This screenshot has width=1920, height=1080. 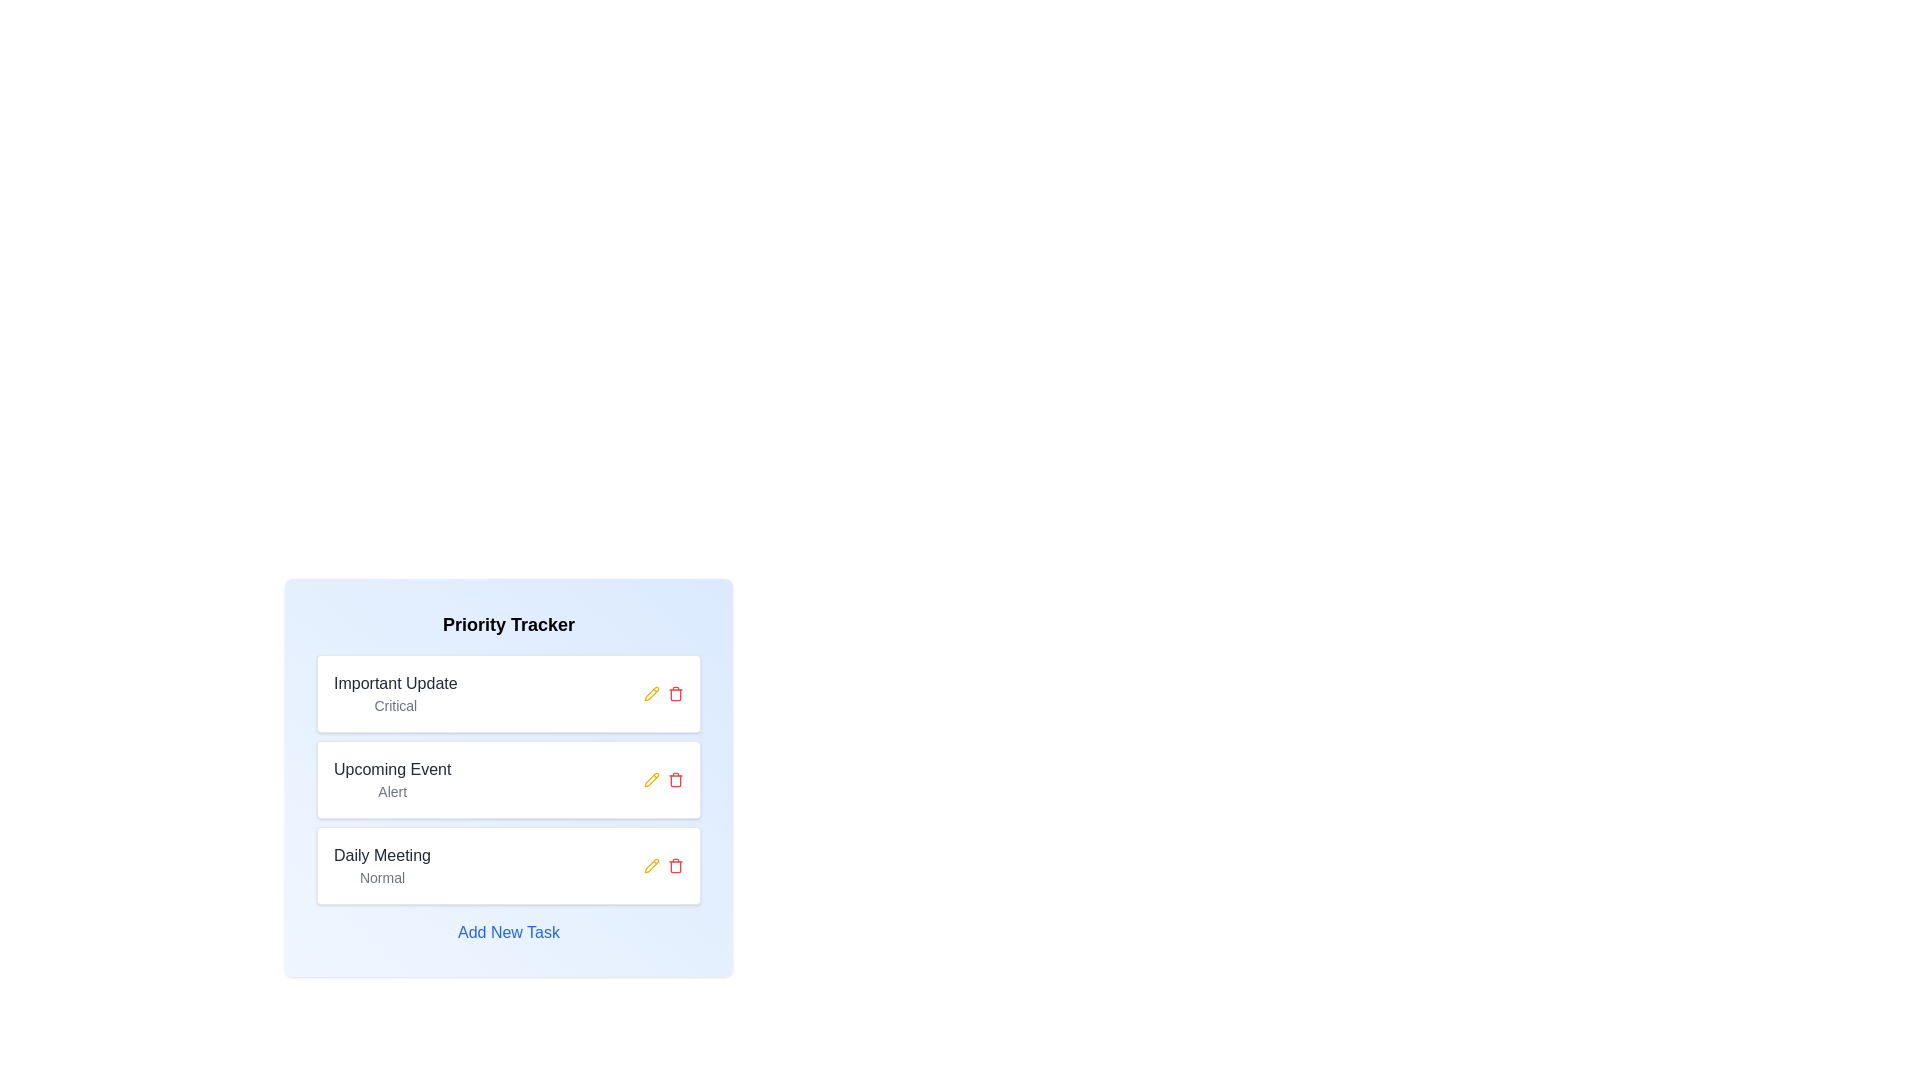 I want to click on the 'Add New Task' button to add a new chip, so click(x=508, y=933).